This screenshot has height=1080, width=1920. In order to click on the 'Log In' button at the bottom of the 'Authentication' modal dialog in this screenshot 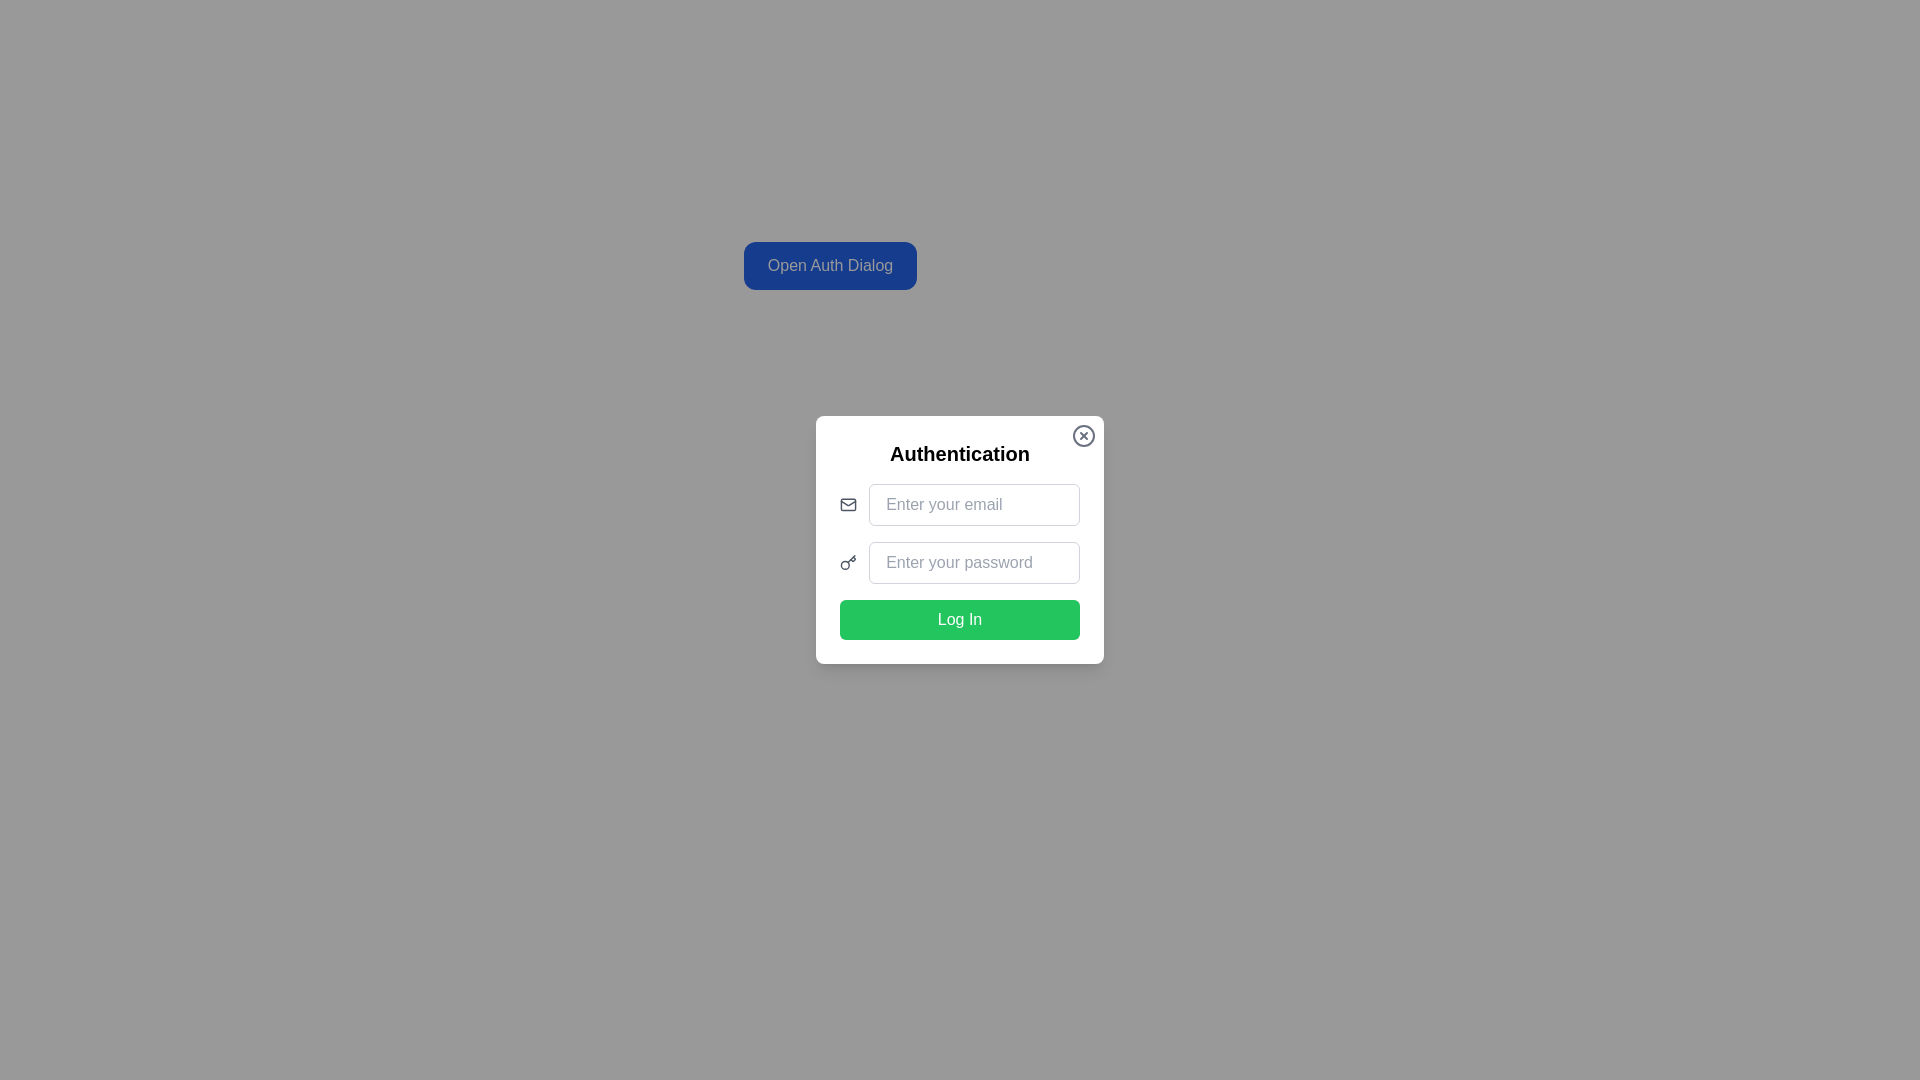, I will do `click(960, 619)`.